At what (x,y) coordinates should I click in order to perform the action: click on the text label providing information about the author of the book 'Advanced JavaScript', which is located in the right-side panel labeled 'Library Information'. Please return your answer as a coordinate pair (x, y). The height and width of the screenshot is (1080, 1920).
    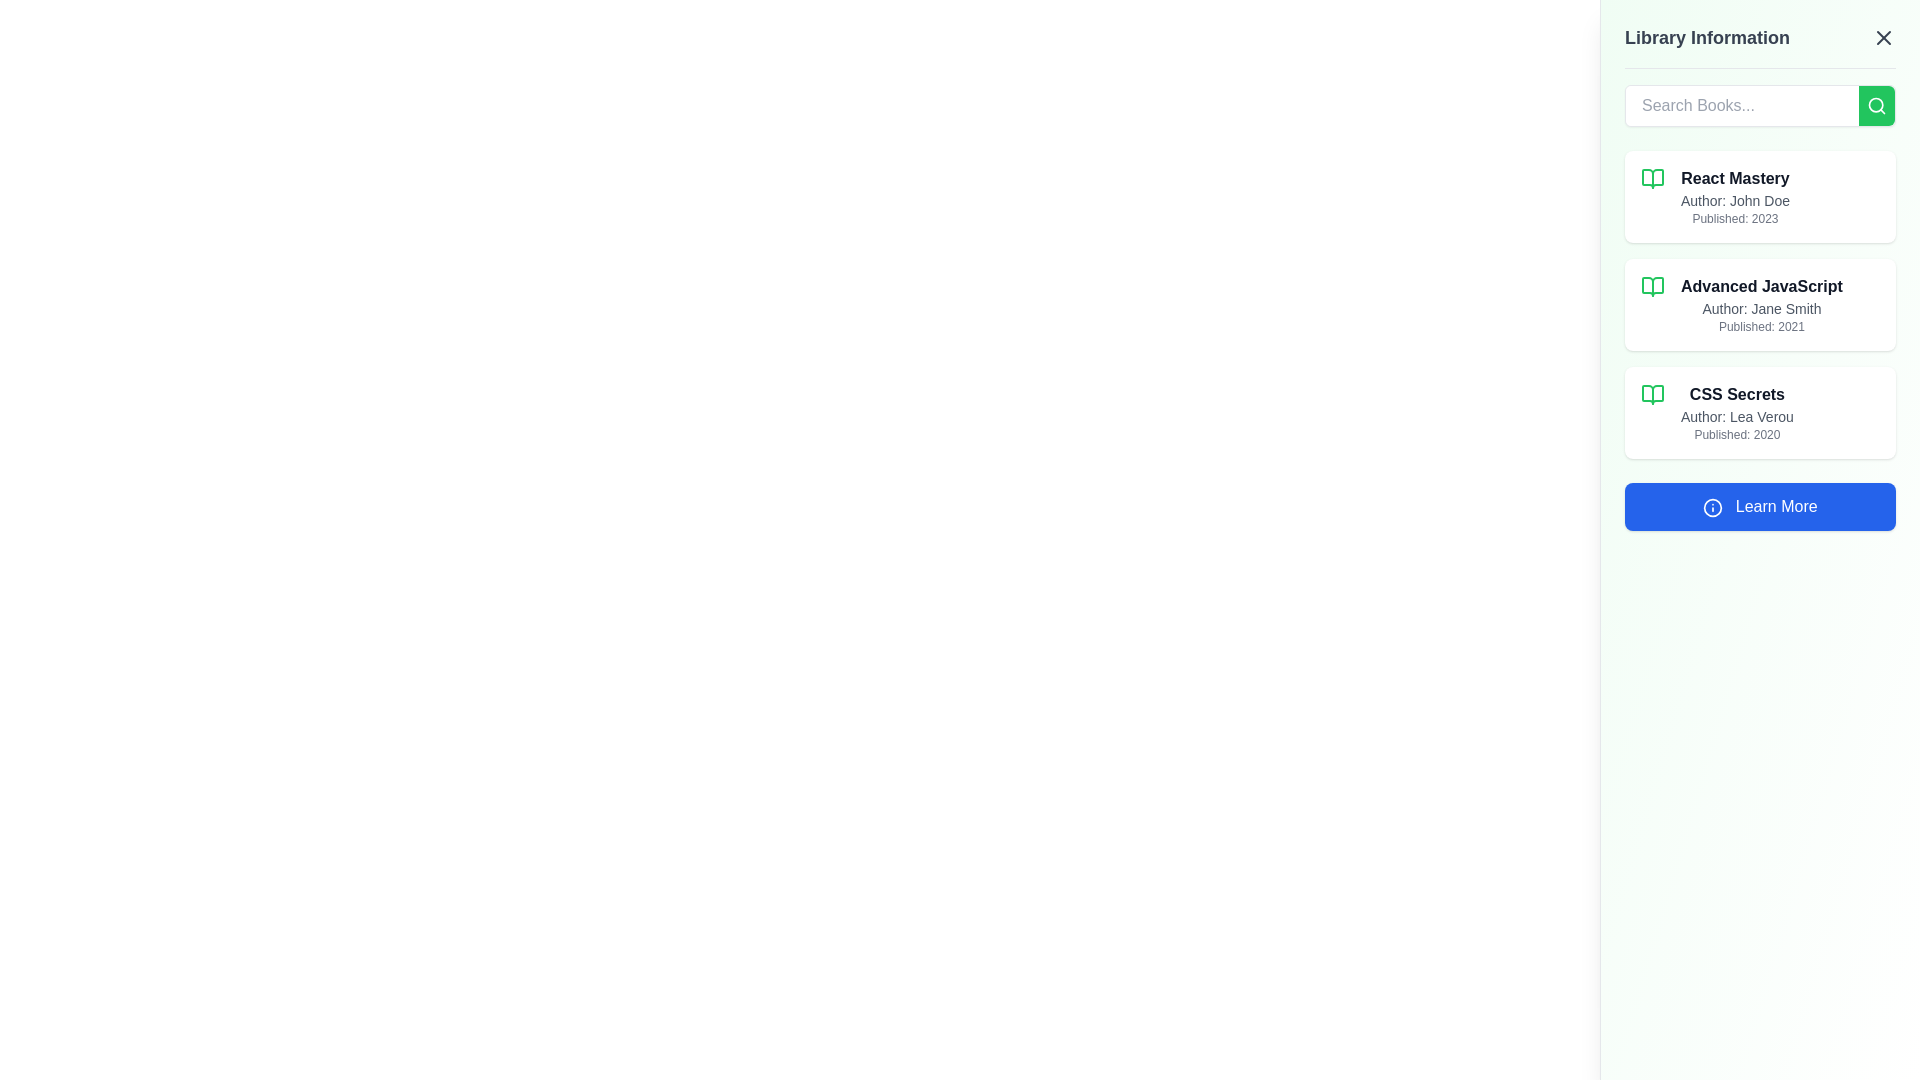
    Looking at the image, I should click on (1761, 308).